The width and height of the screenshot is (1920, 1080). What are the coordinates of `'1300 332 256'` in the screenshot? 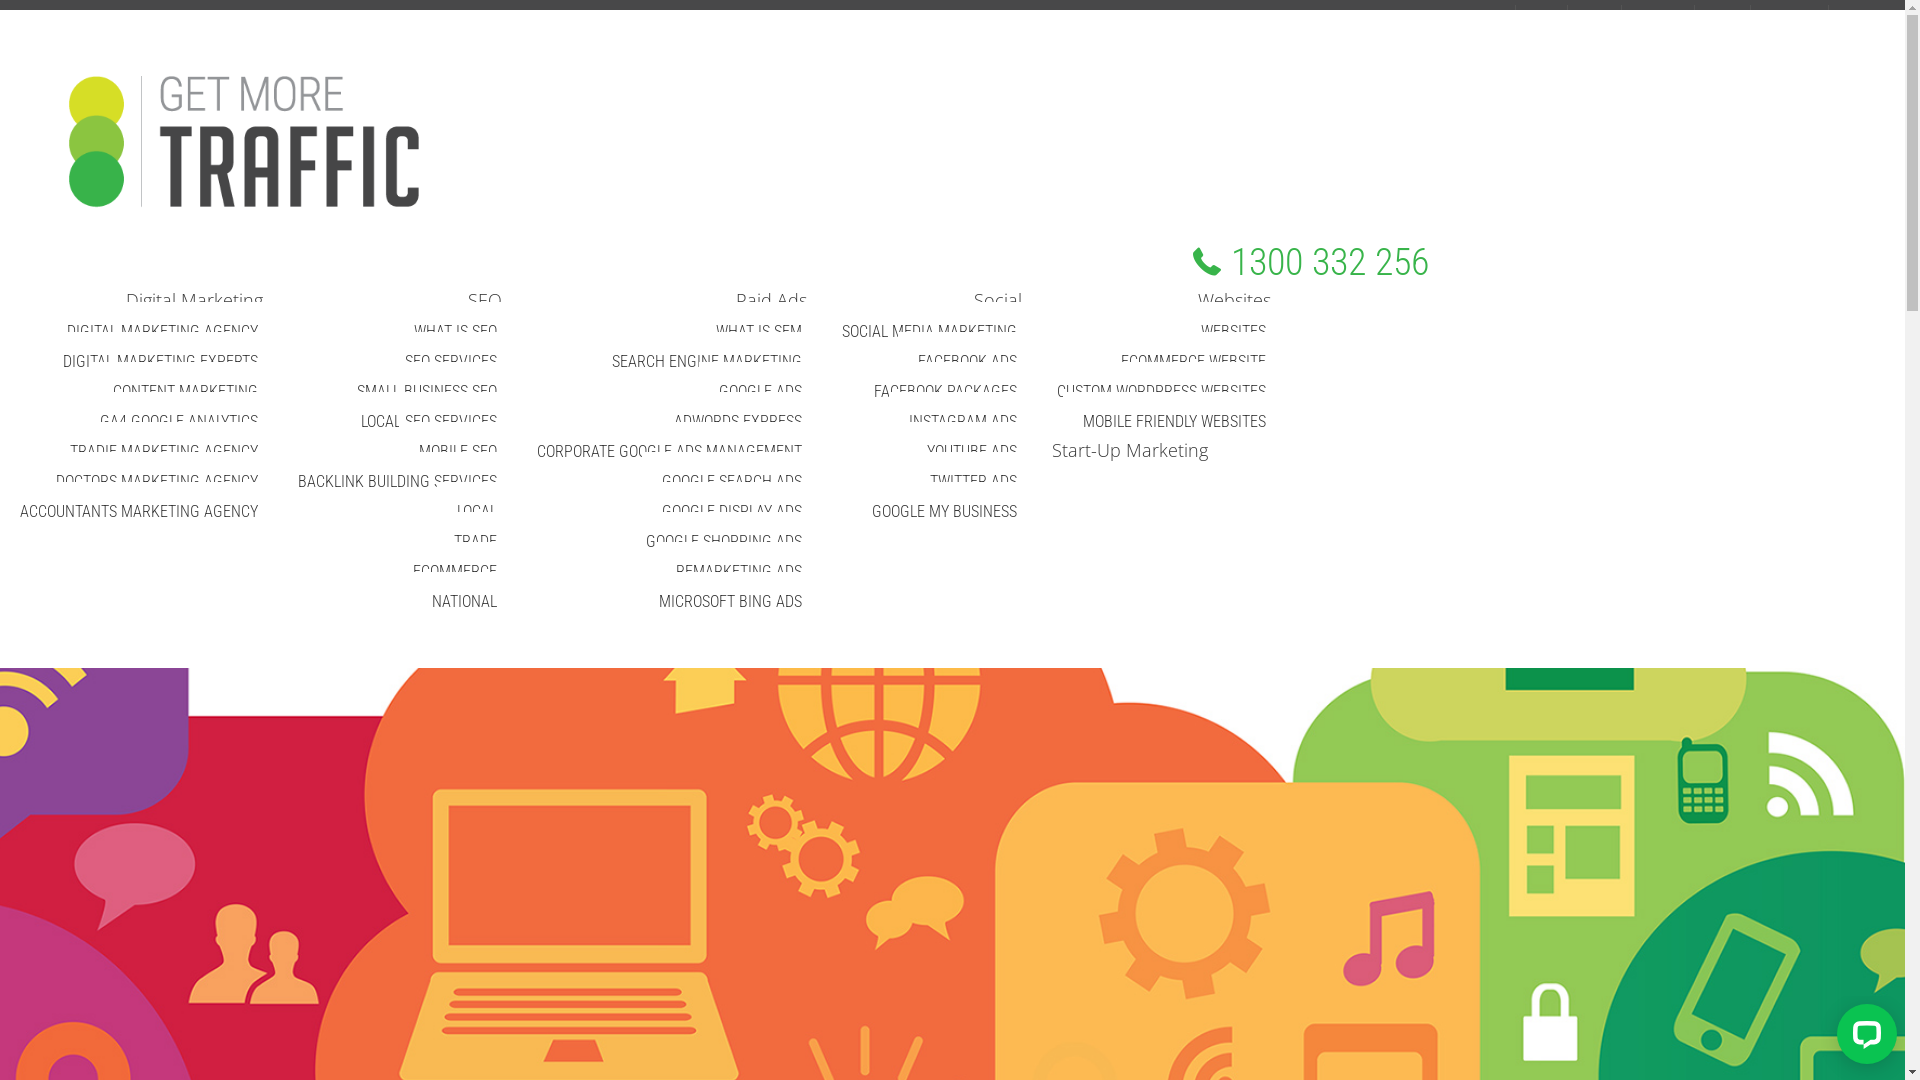 It's located at (1310, 261).